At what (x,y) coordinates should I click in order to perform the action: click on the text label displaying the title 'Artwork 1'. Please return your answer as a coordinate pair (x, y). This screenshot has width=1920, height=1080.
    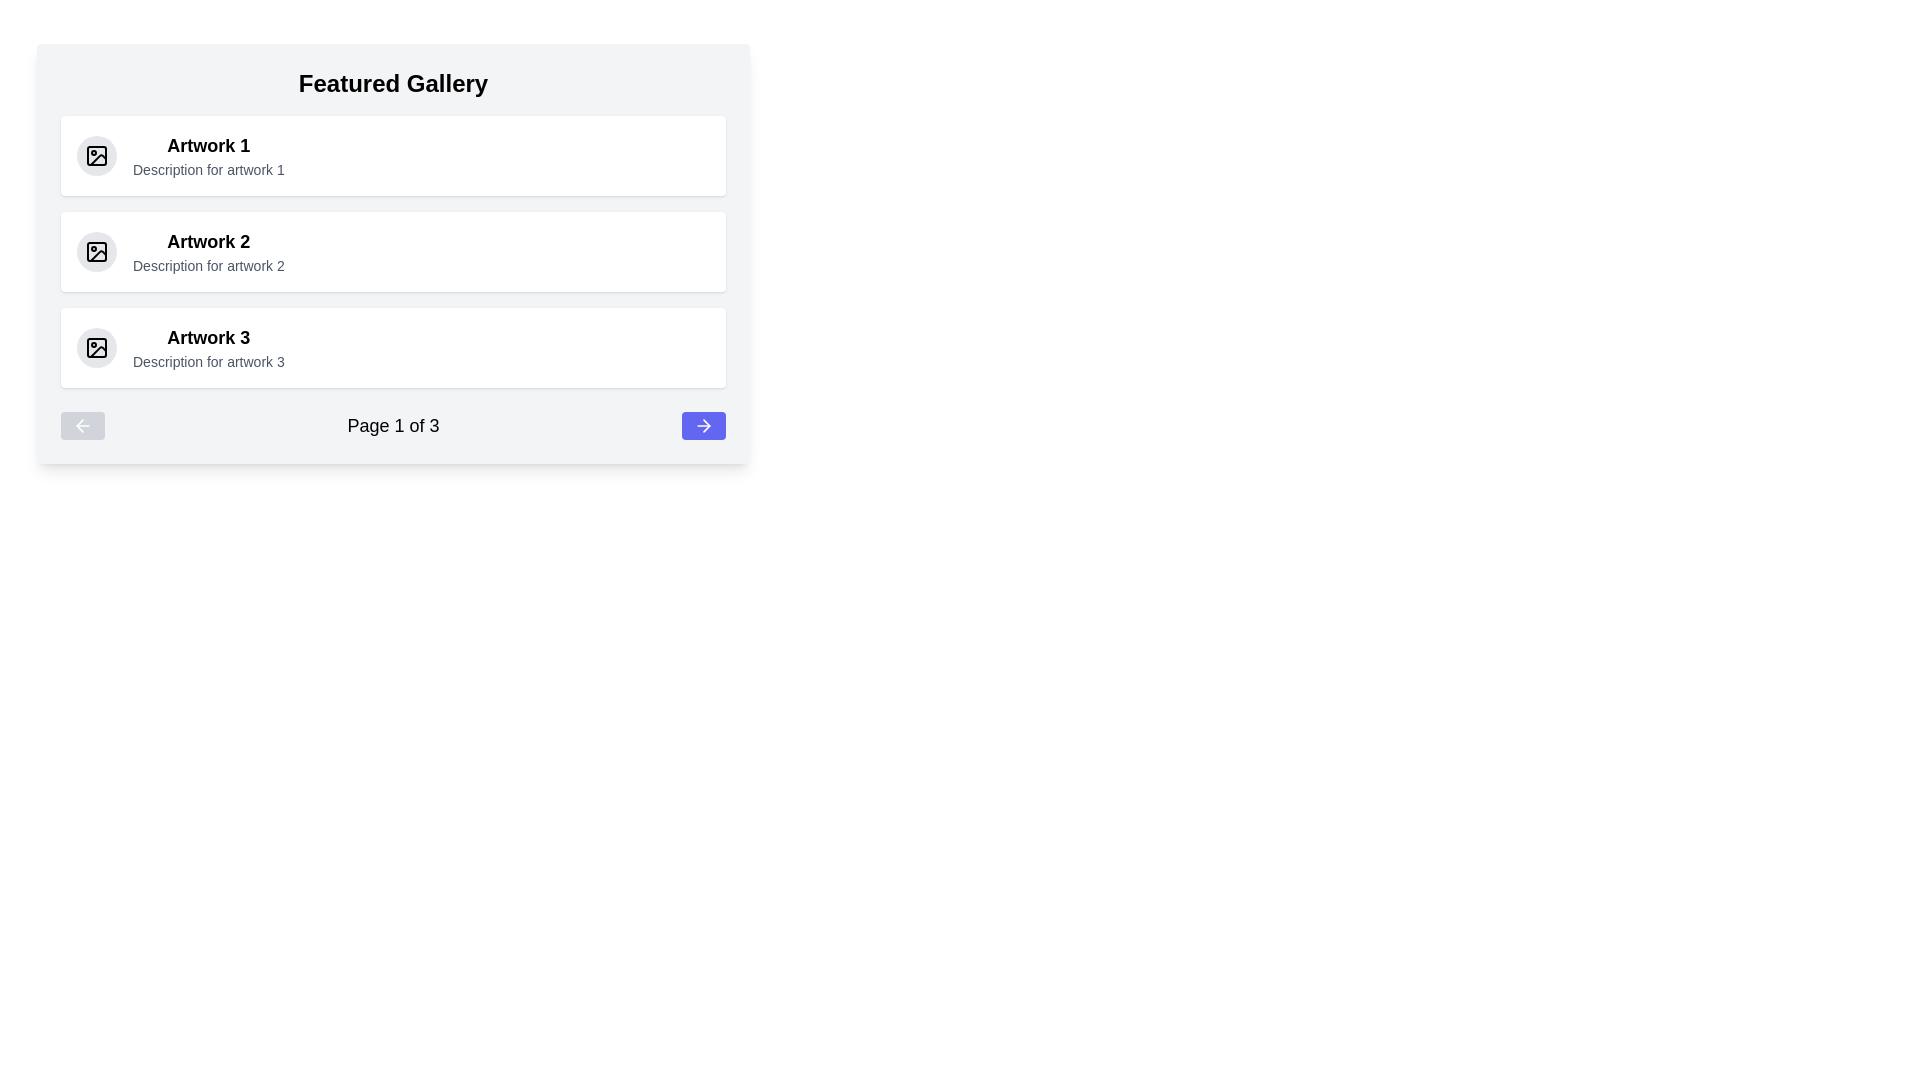
    Looking at the image, I should click on (208, 145).